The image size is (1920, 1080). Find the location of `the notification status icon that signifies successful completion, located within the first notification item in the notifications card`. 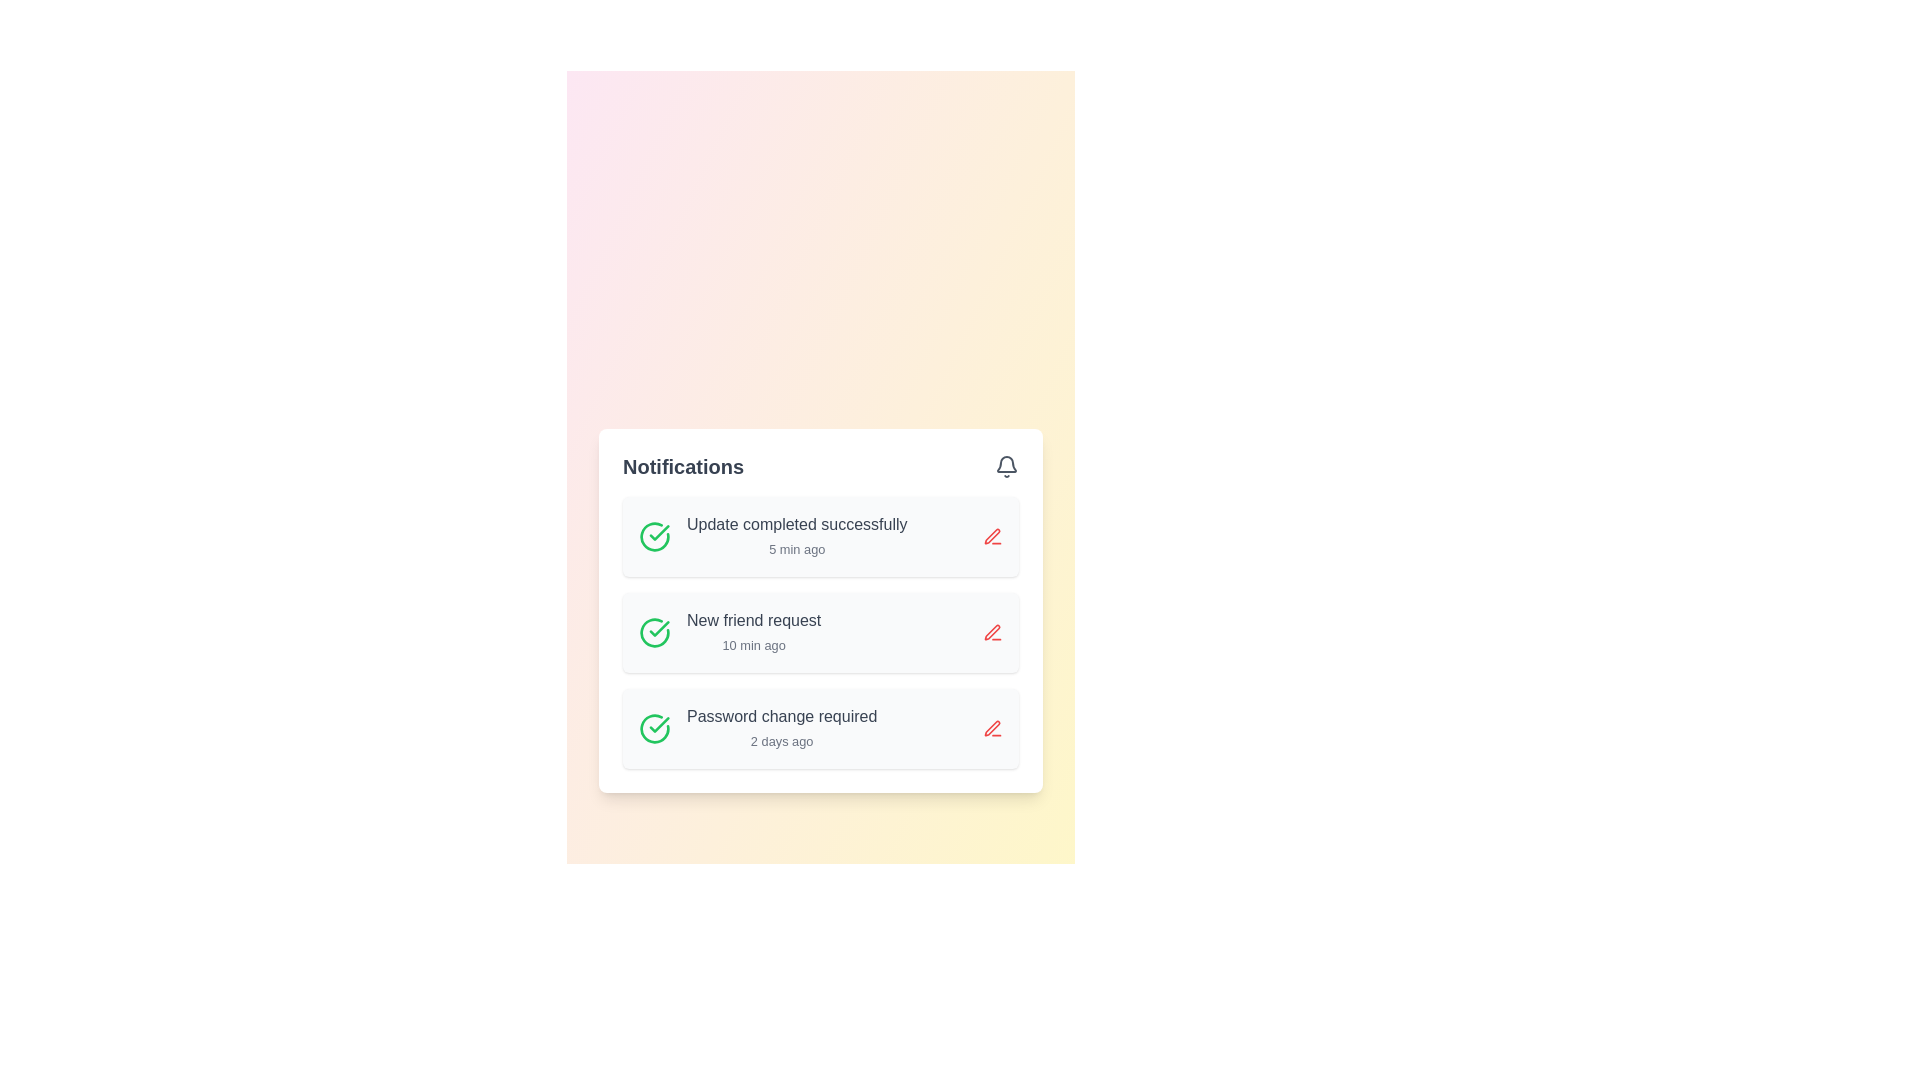

the notification status icon that signifies successful completion, located within the first notification item in the notifications card is located at coordinates (659, 627).